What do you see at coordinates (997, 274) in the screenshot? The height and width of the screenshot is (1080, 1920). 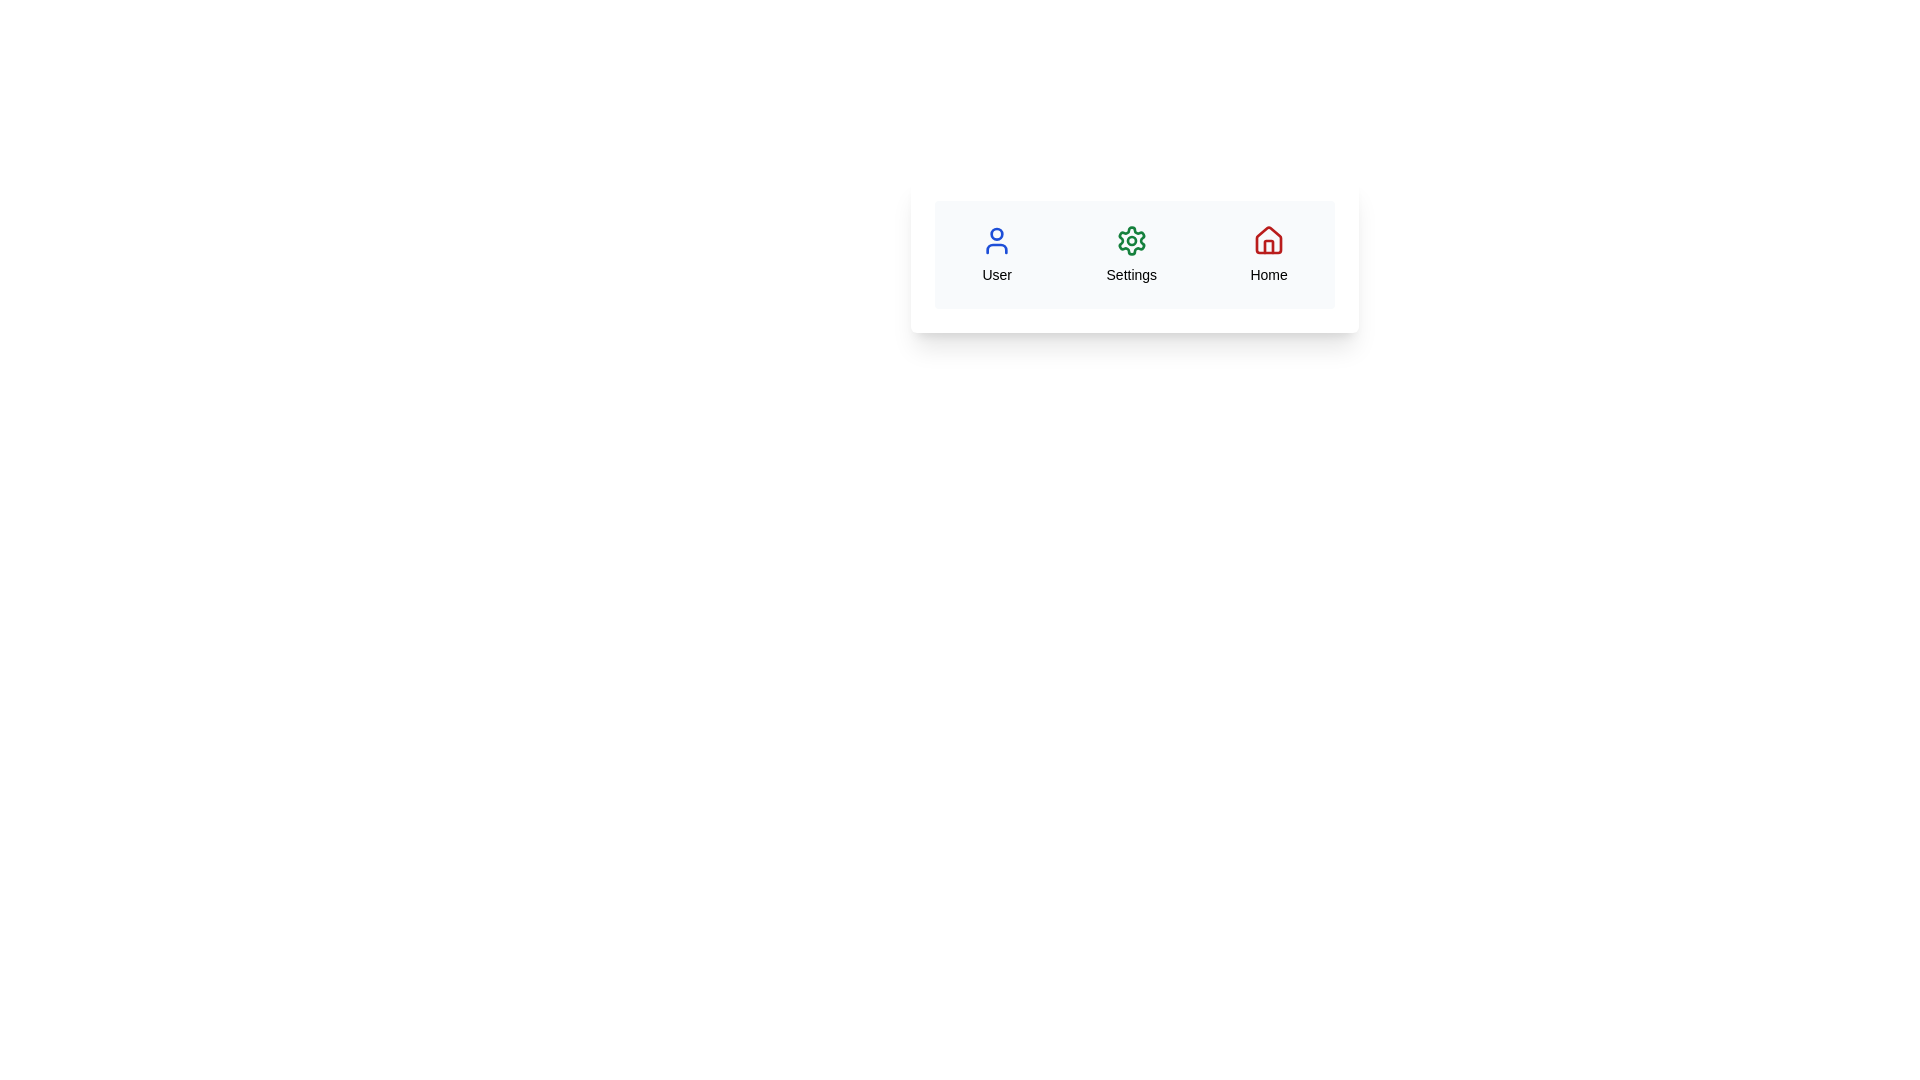 I see `the label displaying the word 'User', which is located beneath a user profile icon in a vertically stacked layout` at bounding box center [997, 274].